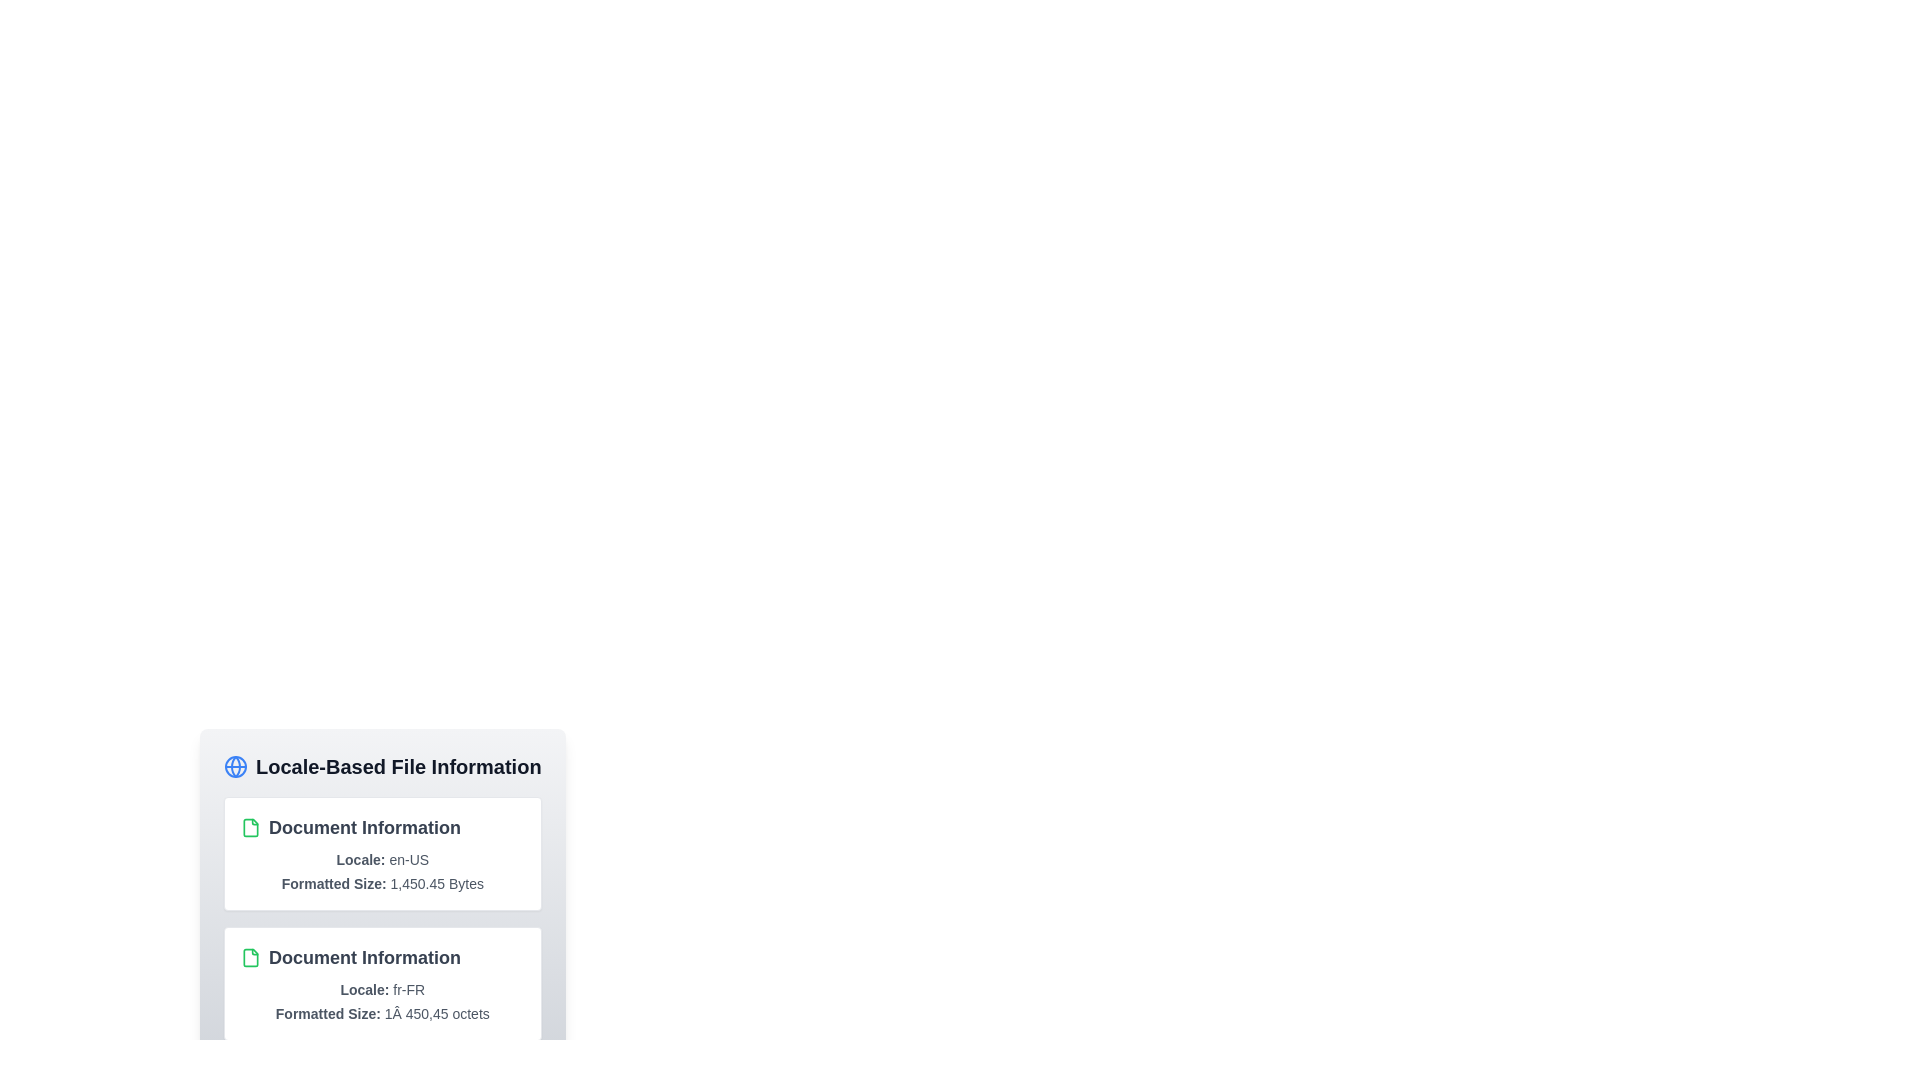  I want to click on the Static Text displaying formatted file size information located within the 'Document Information' section, positioned below 'Locale: en-US' and above subsequent content, so click(382, 882).